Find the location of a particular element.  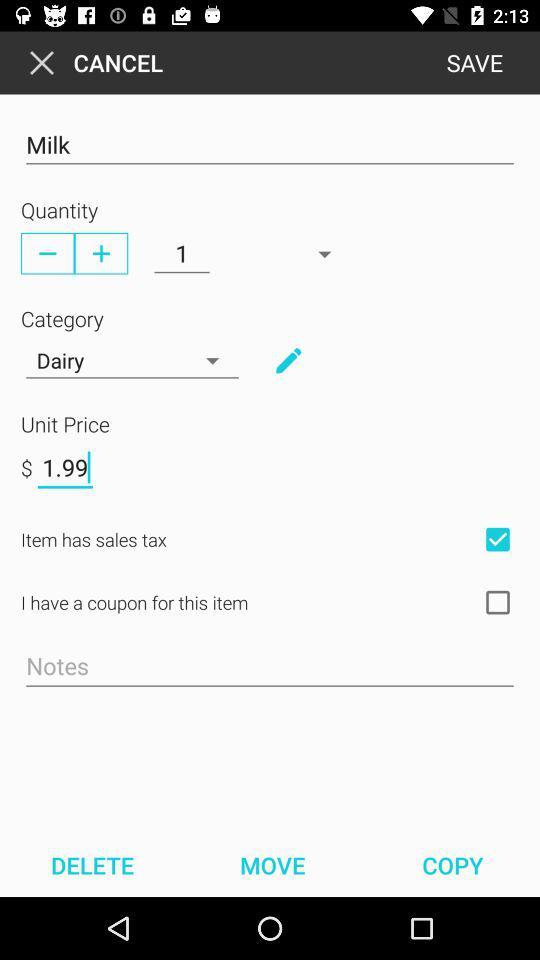

the add icon is located at coordinates (100, 252).